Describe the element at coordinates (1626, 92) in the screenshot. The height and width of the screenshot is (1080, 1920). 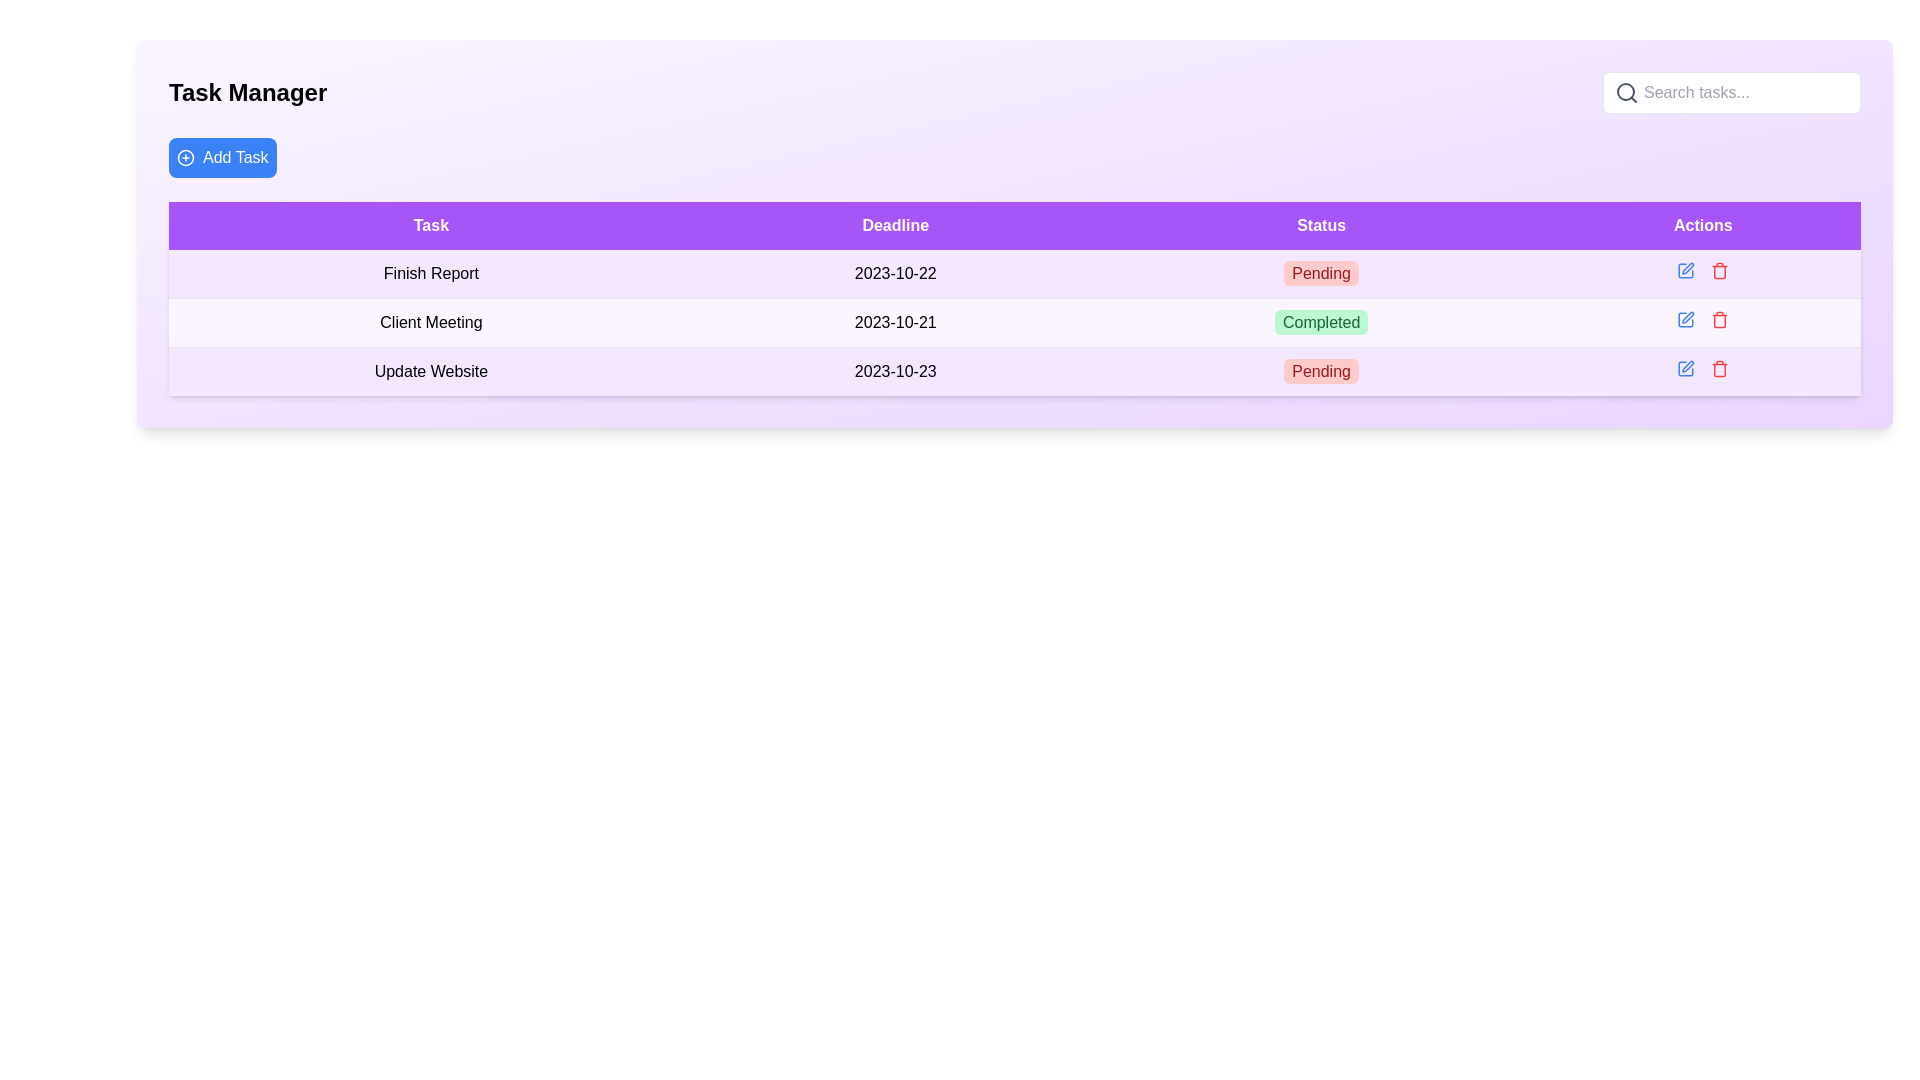
I see `the central circular portion of the magnifying glass icon located` at that location.